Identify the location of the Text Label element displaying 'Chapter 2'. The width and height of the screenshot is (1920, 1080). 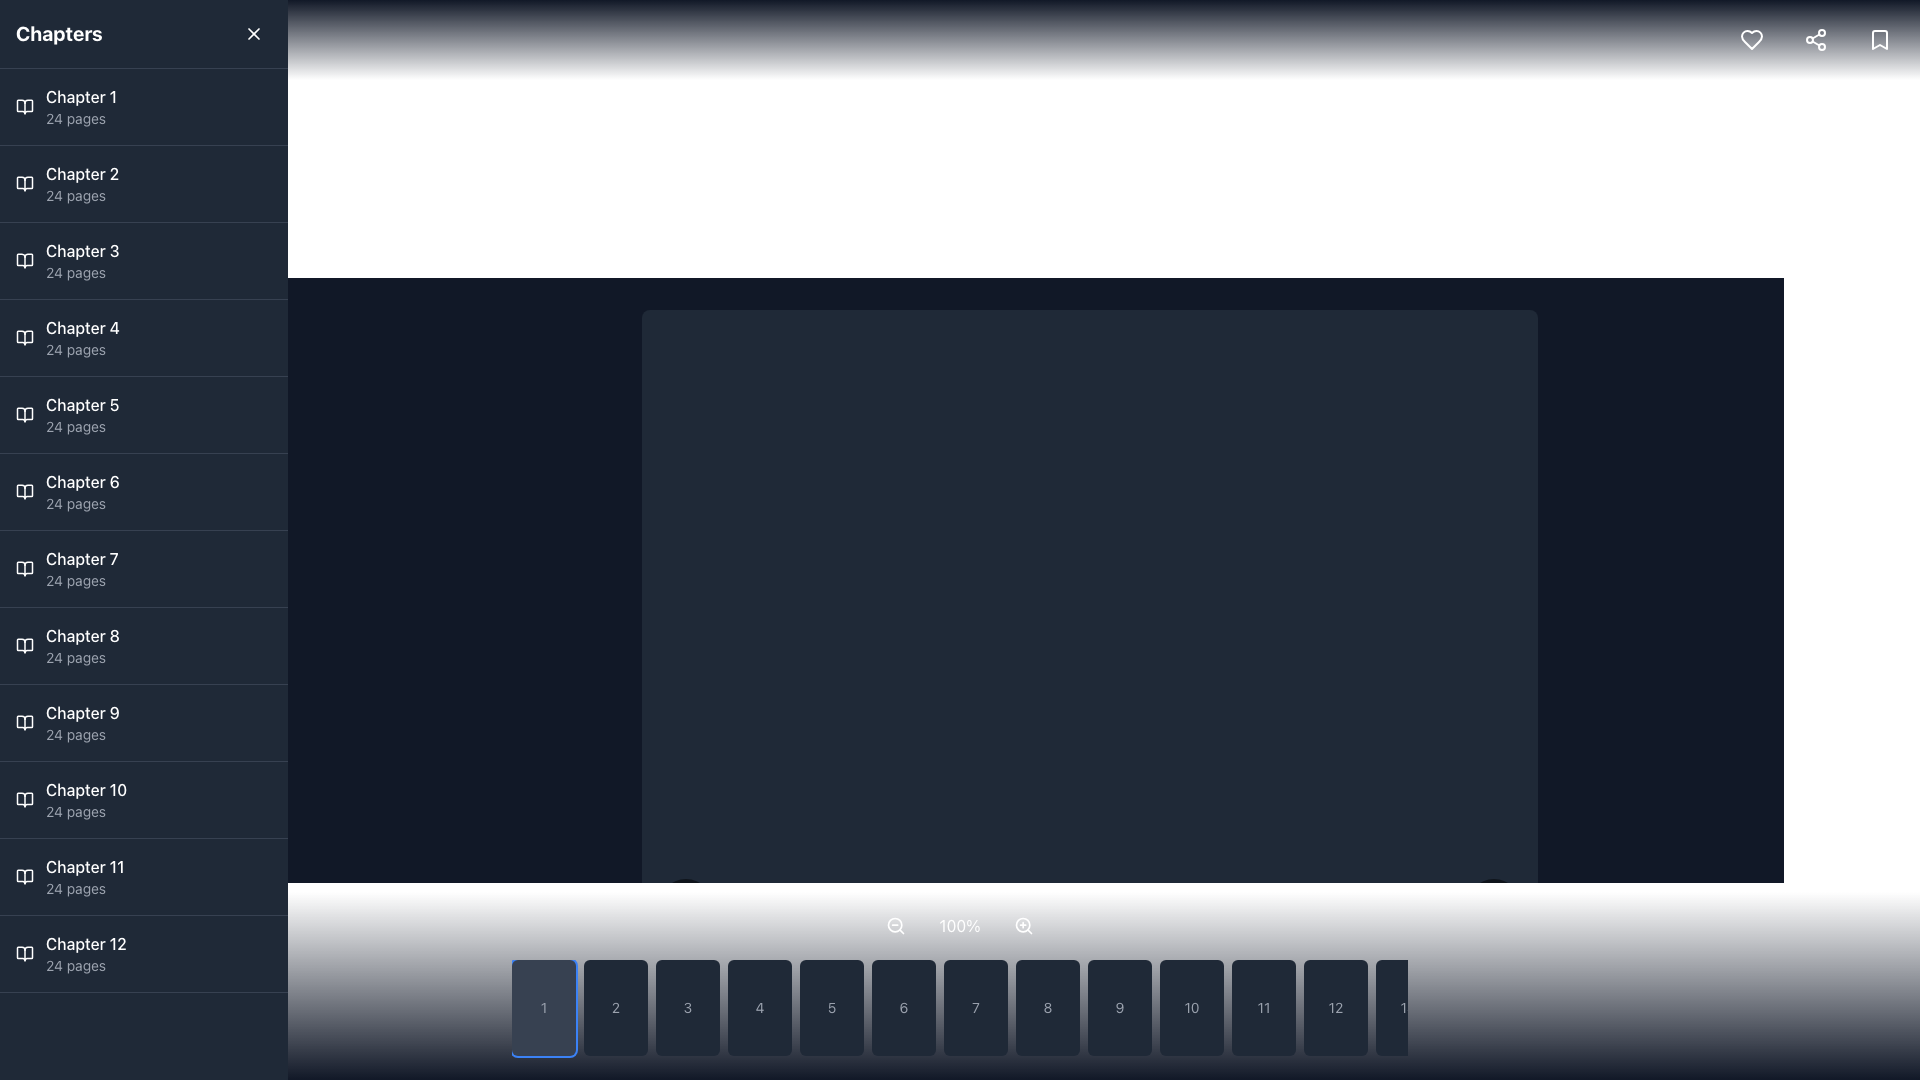
(81, 172).